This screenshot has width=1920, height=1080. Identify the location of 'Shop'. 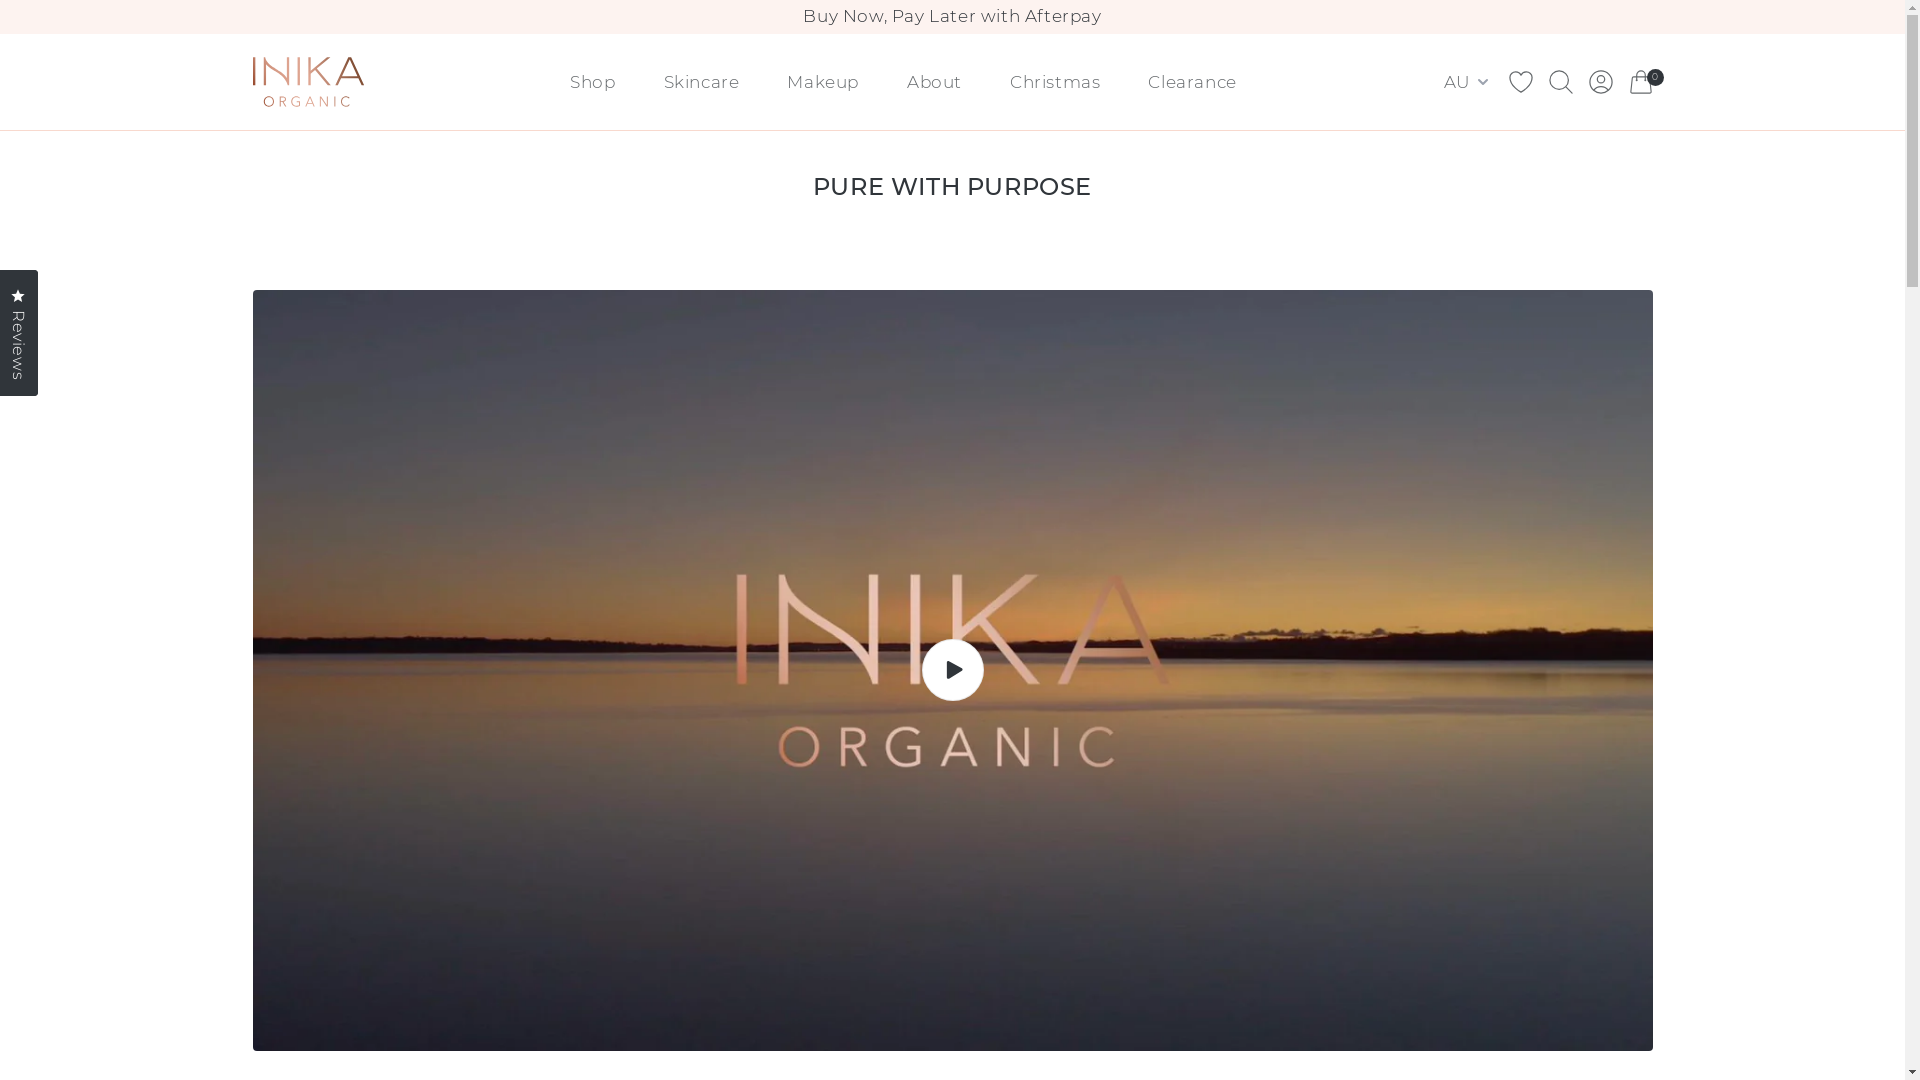
(569, 80).